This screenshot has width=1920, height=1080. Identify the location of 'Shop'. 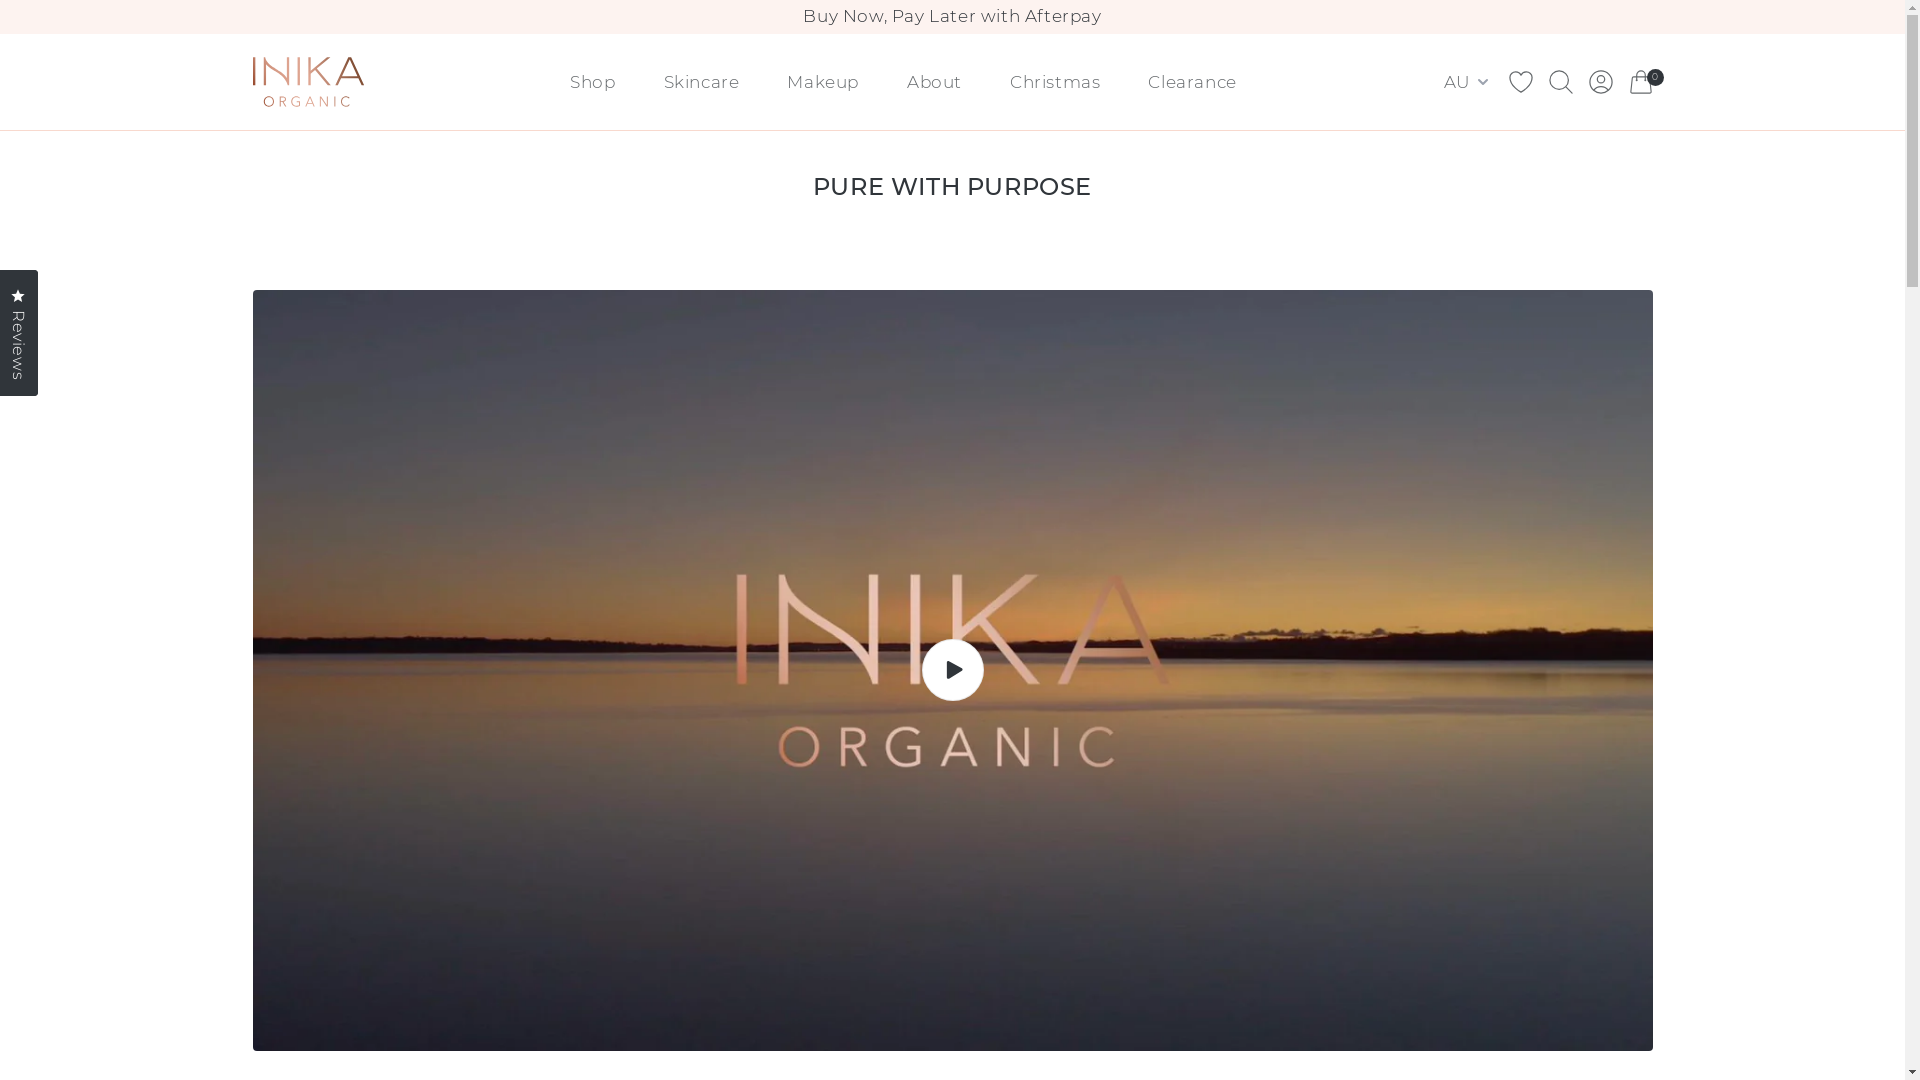
(569, 80).